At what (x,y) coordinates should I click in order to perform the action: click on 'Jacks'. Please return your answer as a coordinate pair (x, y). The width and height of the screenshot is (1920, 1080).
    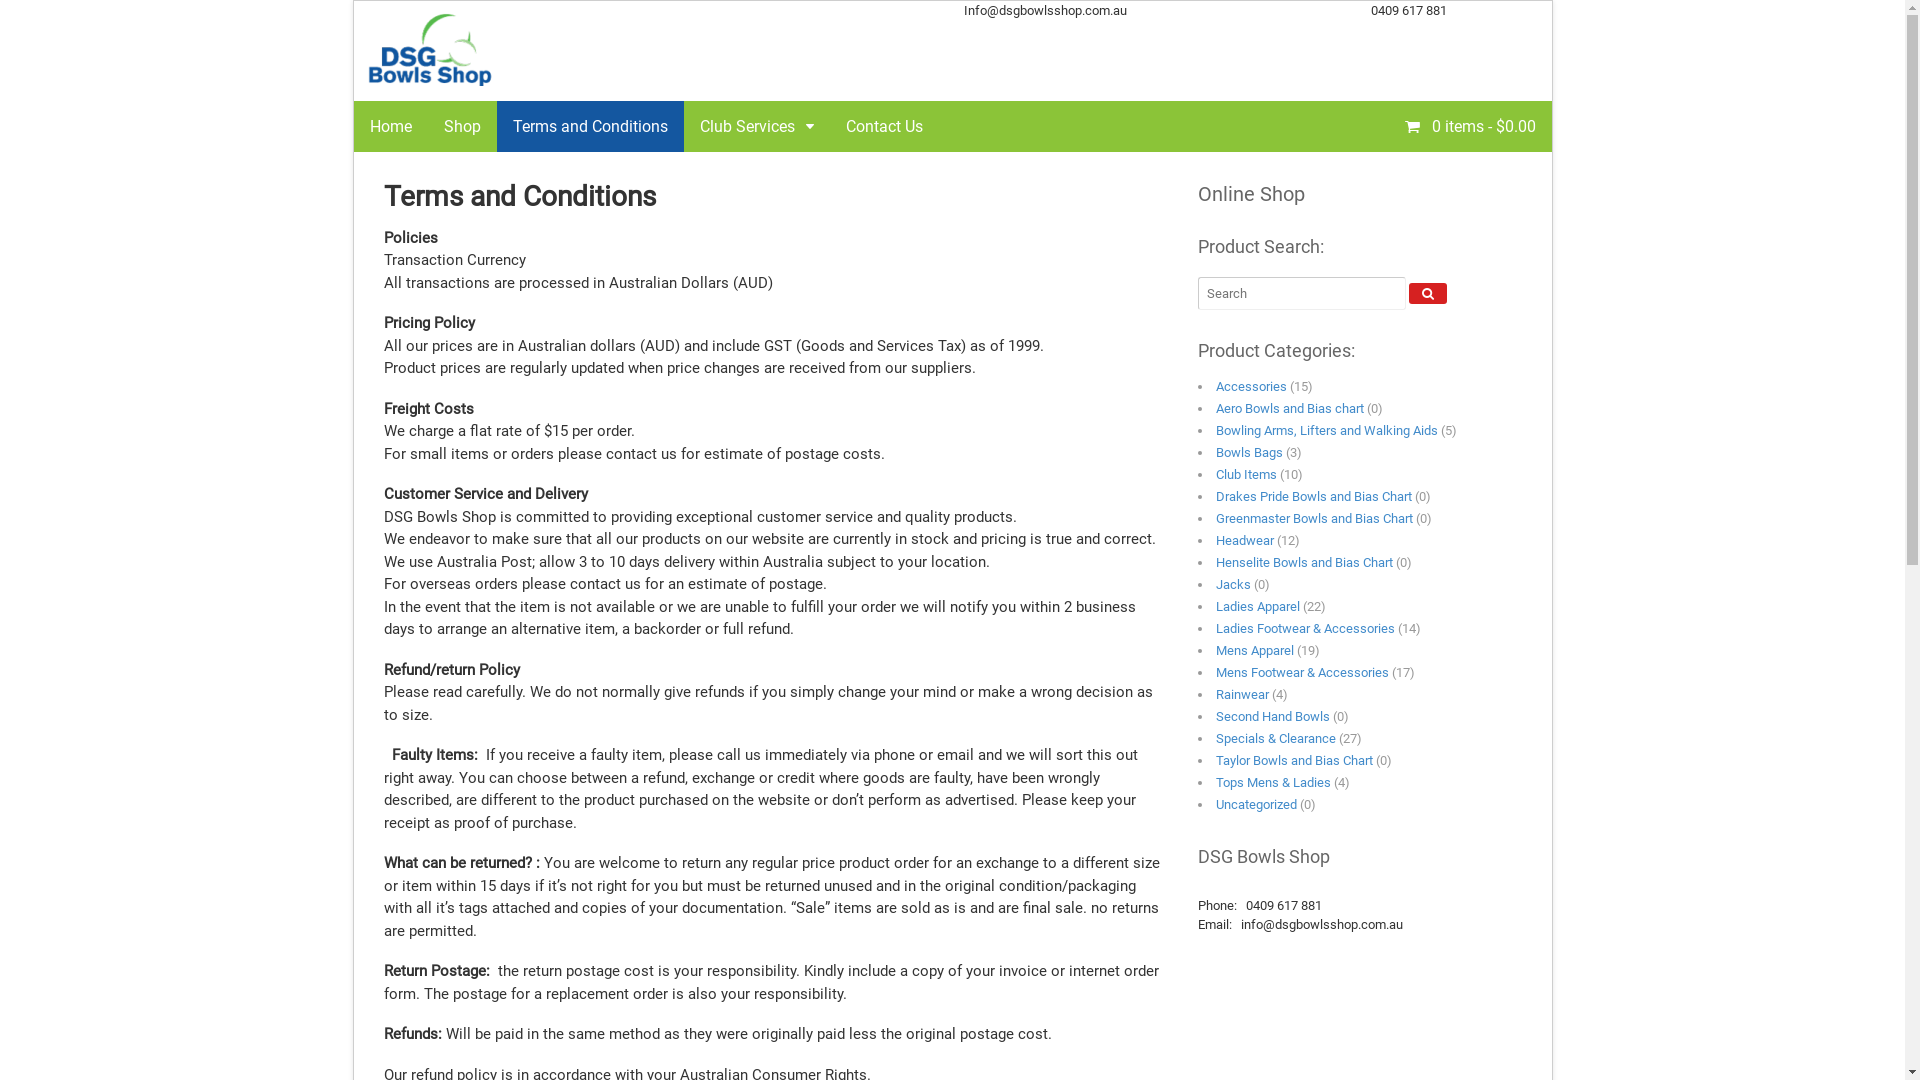
    Looking at the image, I should click on (1214, 584).